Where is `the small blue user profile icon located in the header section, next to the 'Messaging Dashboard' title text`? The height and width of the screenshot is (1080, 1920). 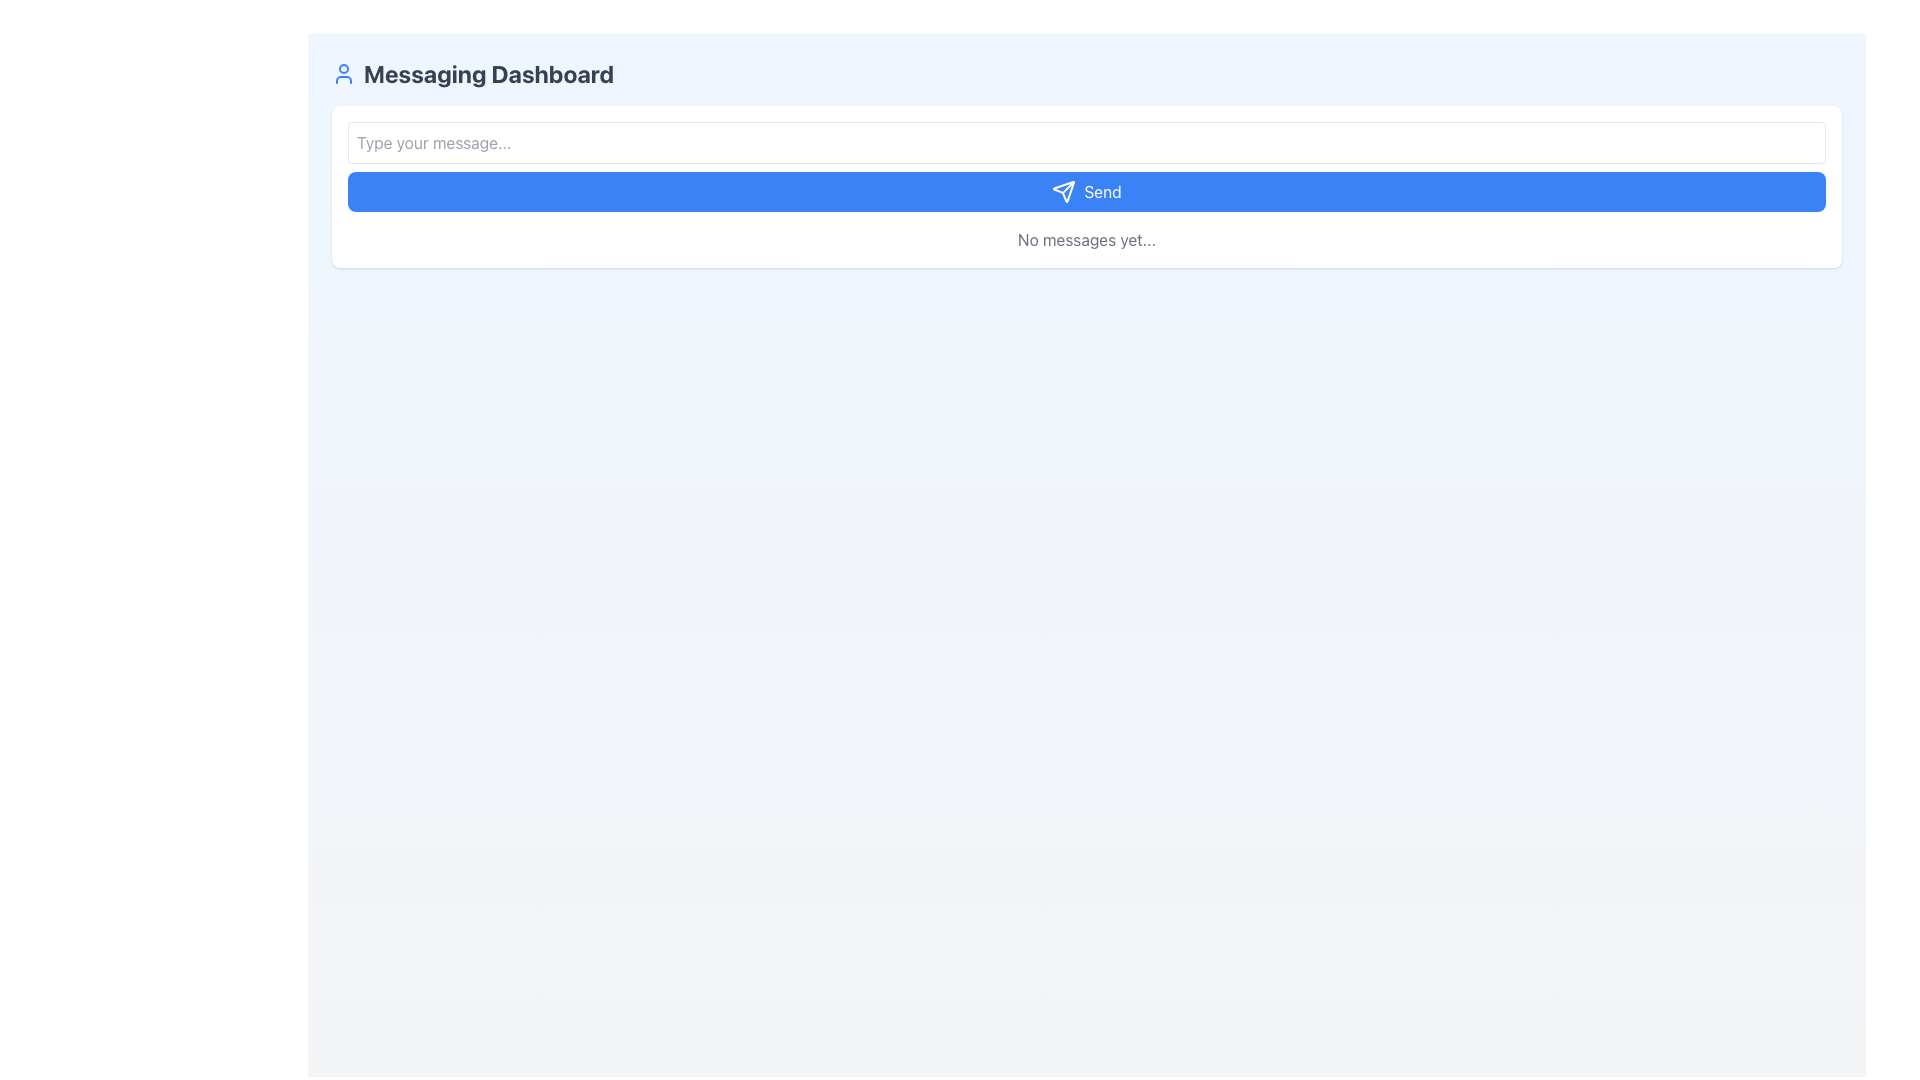
the small blue user profile icon located in the header section, next to the 'Messaging Dashboard' title text is located at coordinates (344, 72).